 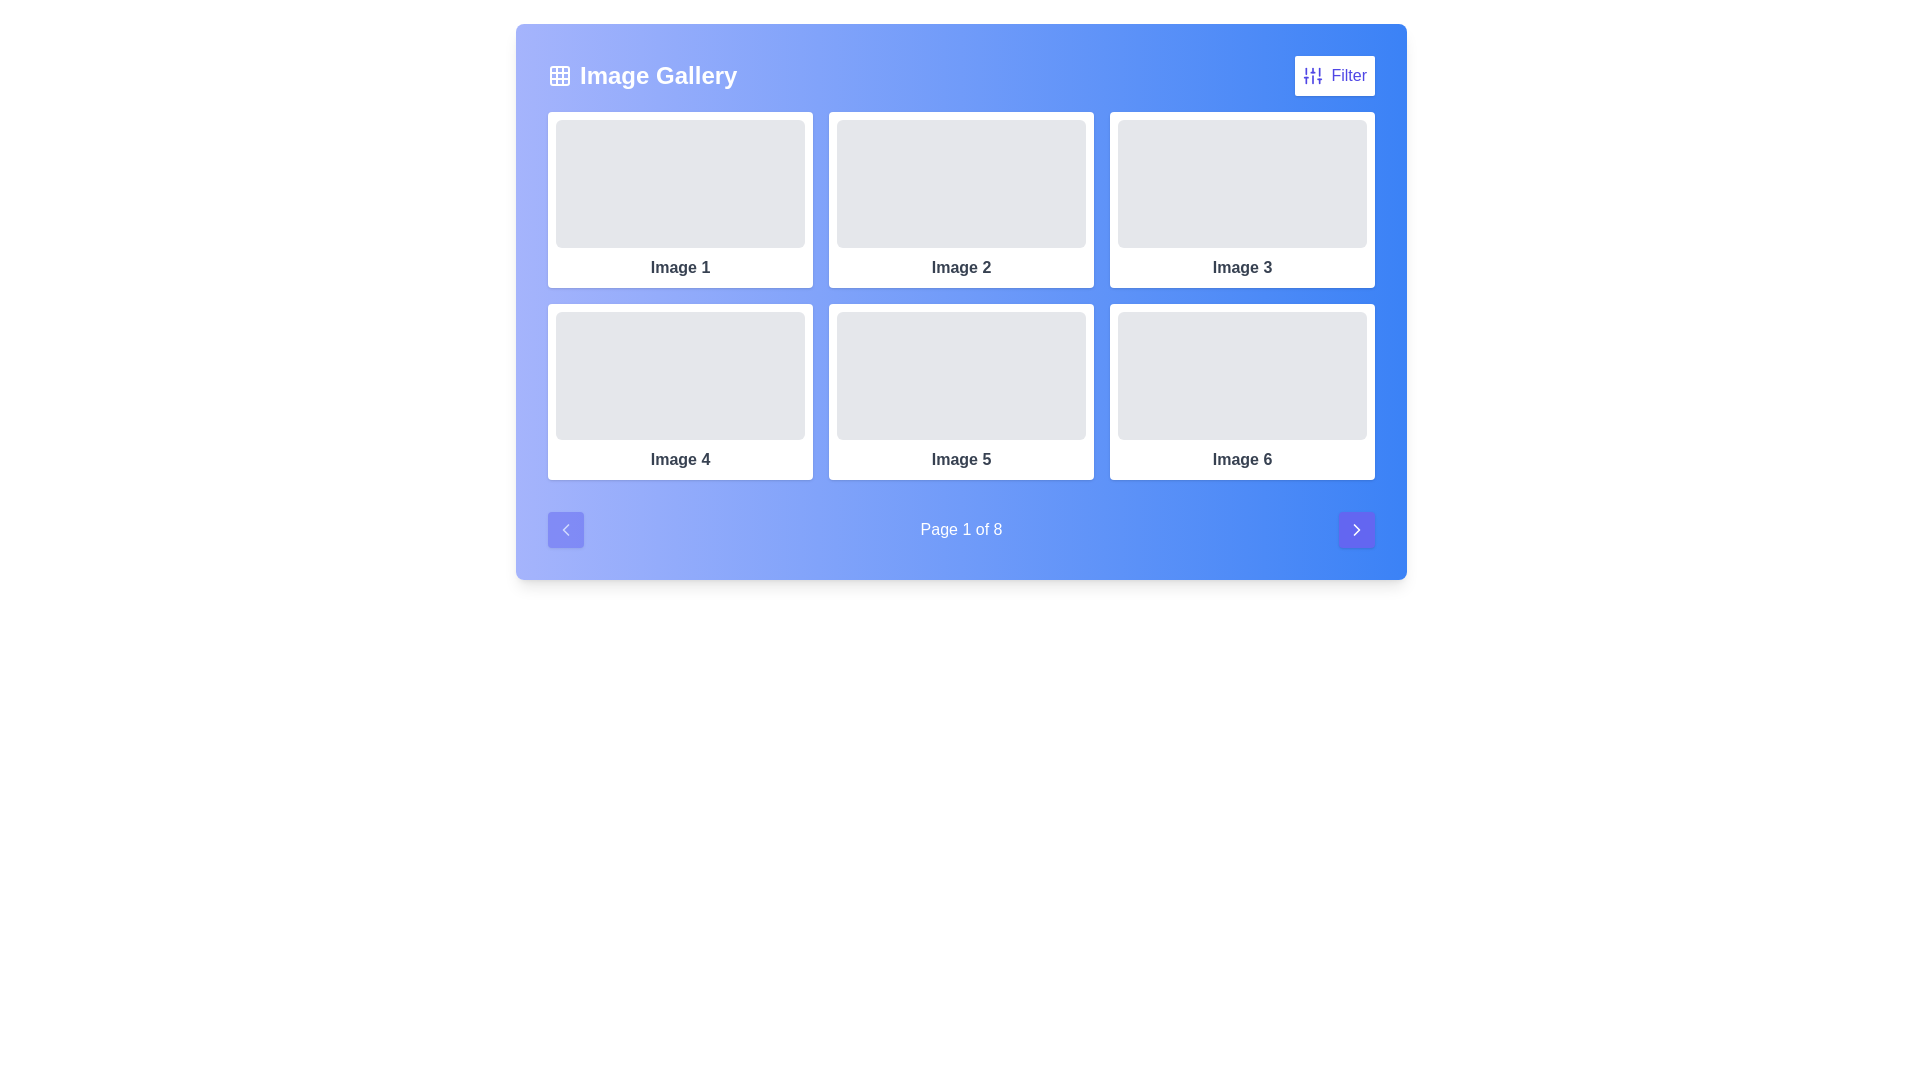 I want to click on the non-interactive header element labeled 'Image Gallery' located in the header section, aligned to the left side, adjacent to the 'Filter' button, so click(x=642, y=75).